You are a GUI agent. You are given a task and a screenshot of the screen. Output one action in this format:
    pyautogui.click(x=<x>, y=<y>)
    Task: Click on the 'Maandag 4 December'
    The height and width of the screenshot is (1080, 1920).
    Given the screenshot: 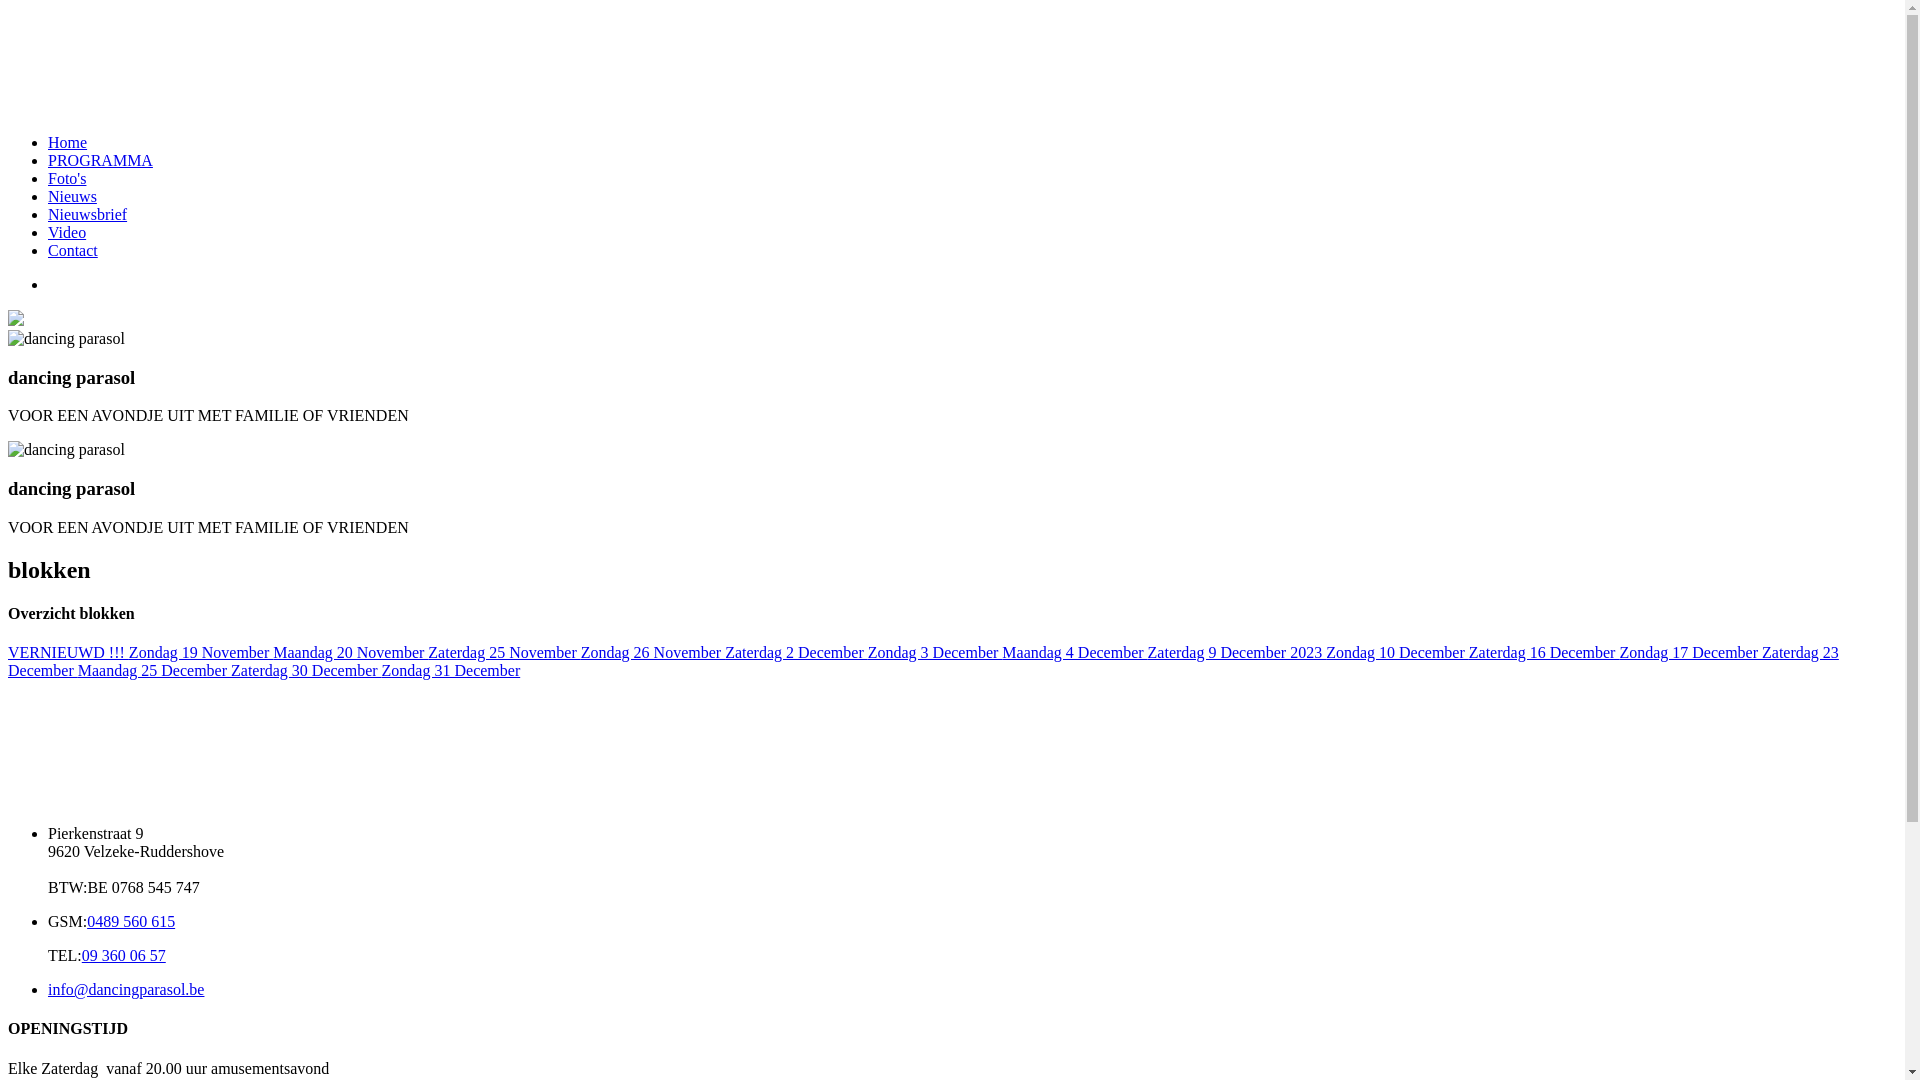 What is the action you would take?
    pyautogui.click(x=1002, y=652)
    